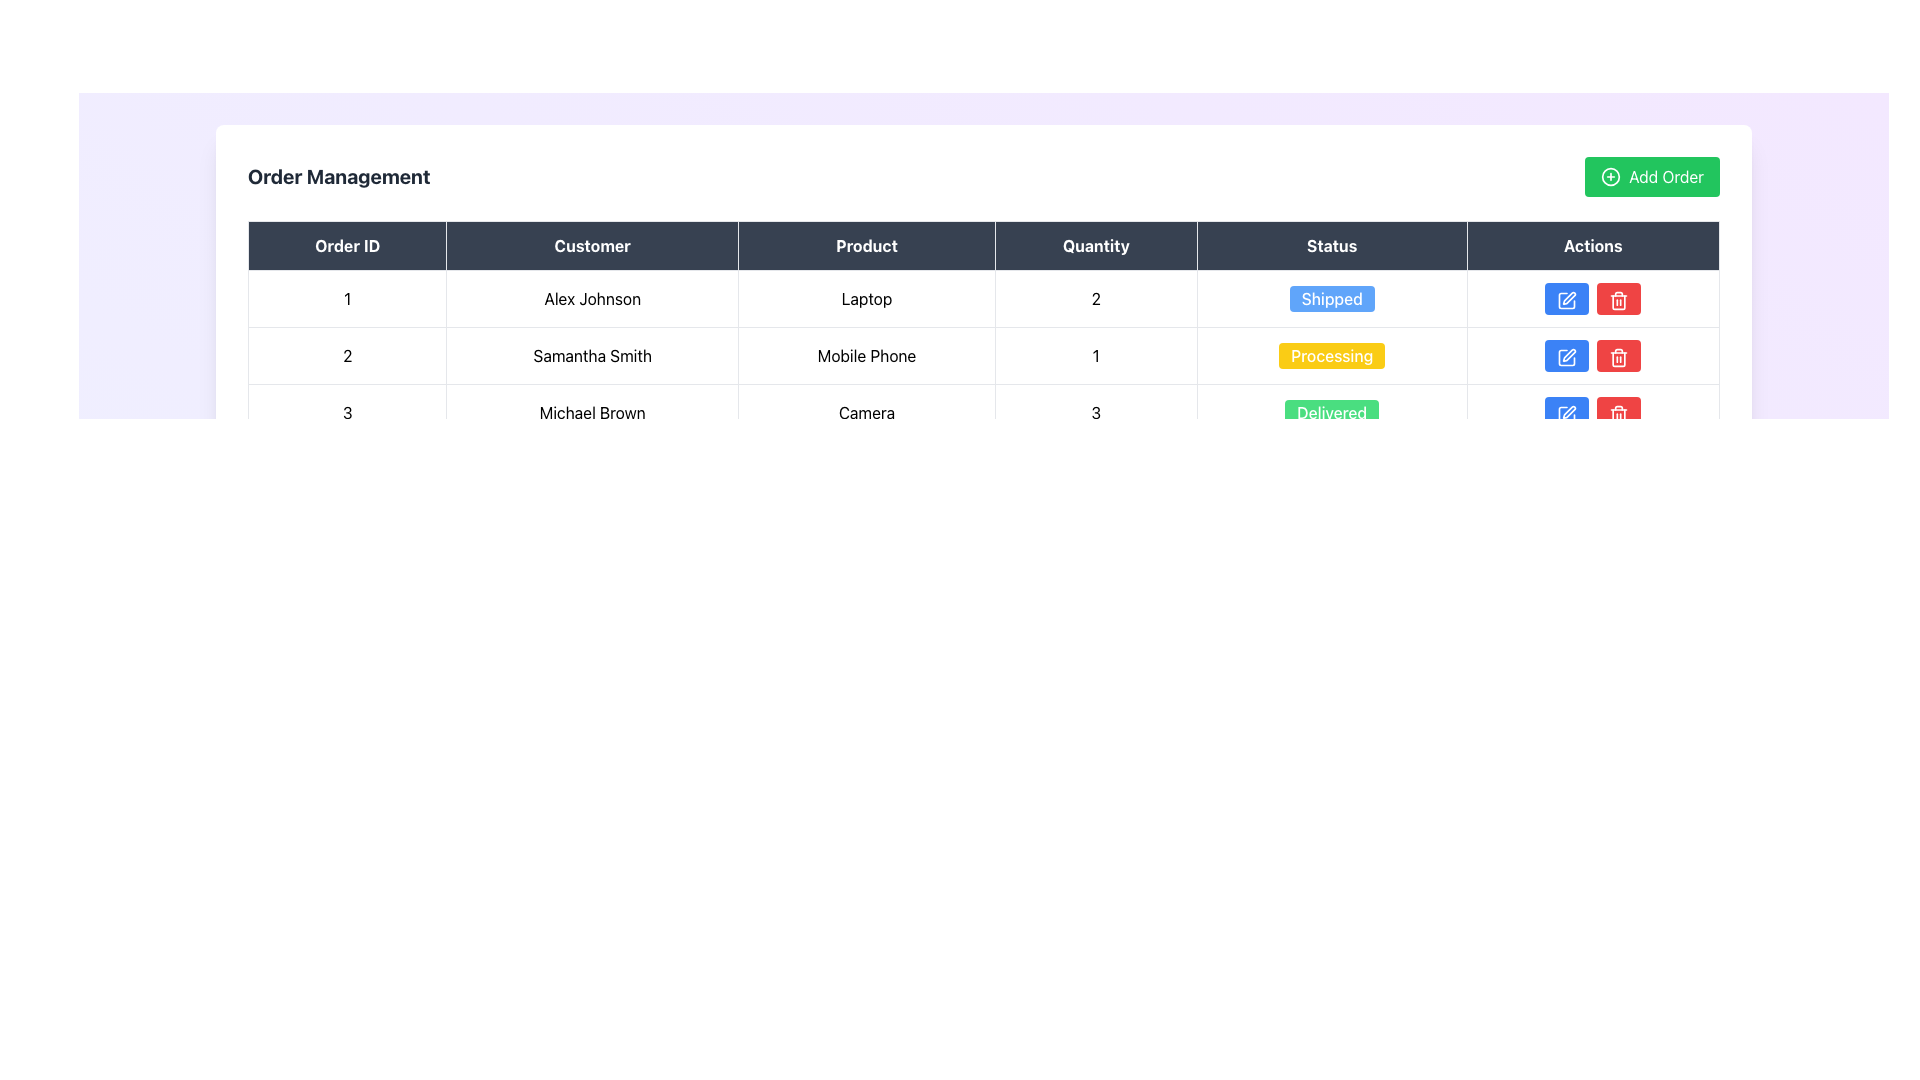 This screenshot has width=1920, height=1080. Describe the element at coordinates (867, 299) in the screenshot. I see `the text element displaying 'Laptop' in the 'Product' column of the table for 'Alex Johnson'` at that location.